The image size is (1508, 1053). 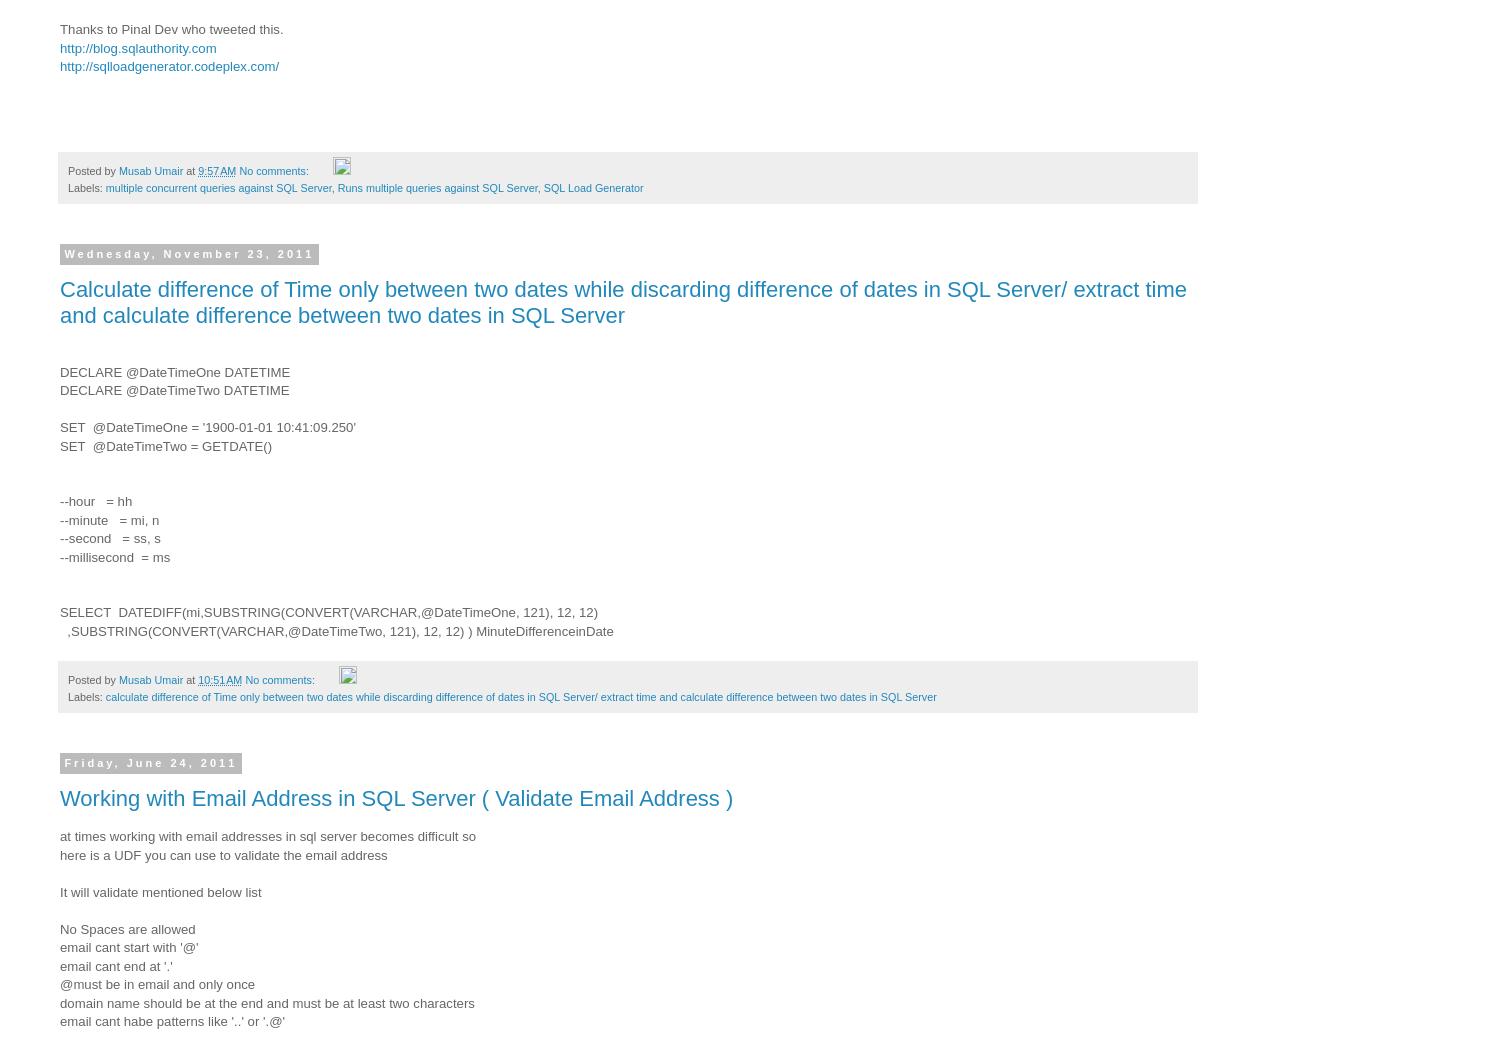 What do you see at coordinates (124, 501) in the screenshot?
I see `'hh'` at bounding box center [124, 501].